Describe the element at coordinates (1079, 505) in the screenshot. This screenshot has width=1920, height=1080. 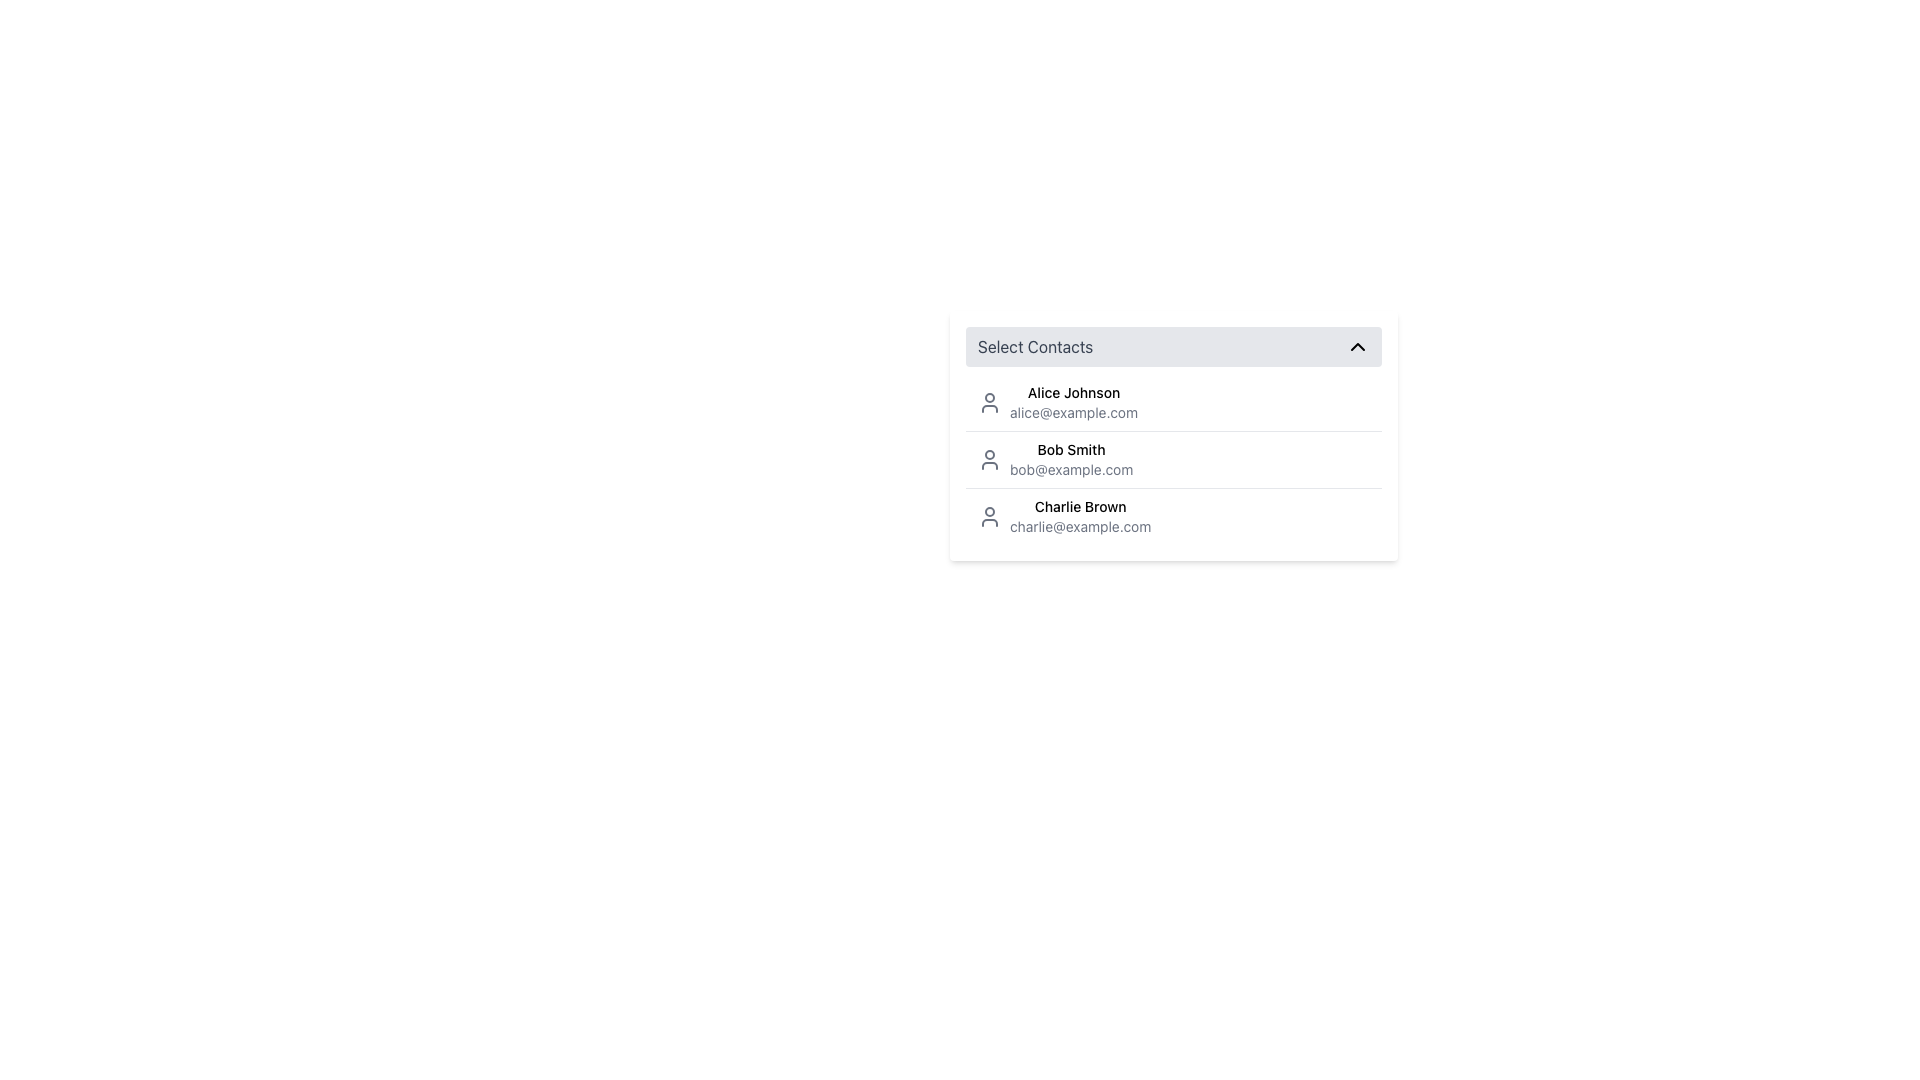
I see `the static text element displaying 'Charlie Brown', which is the third contact in the list located within the 'Select Contacts' dropdown` at that location.